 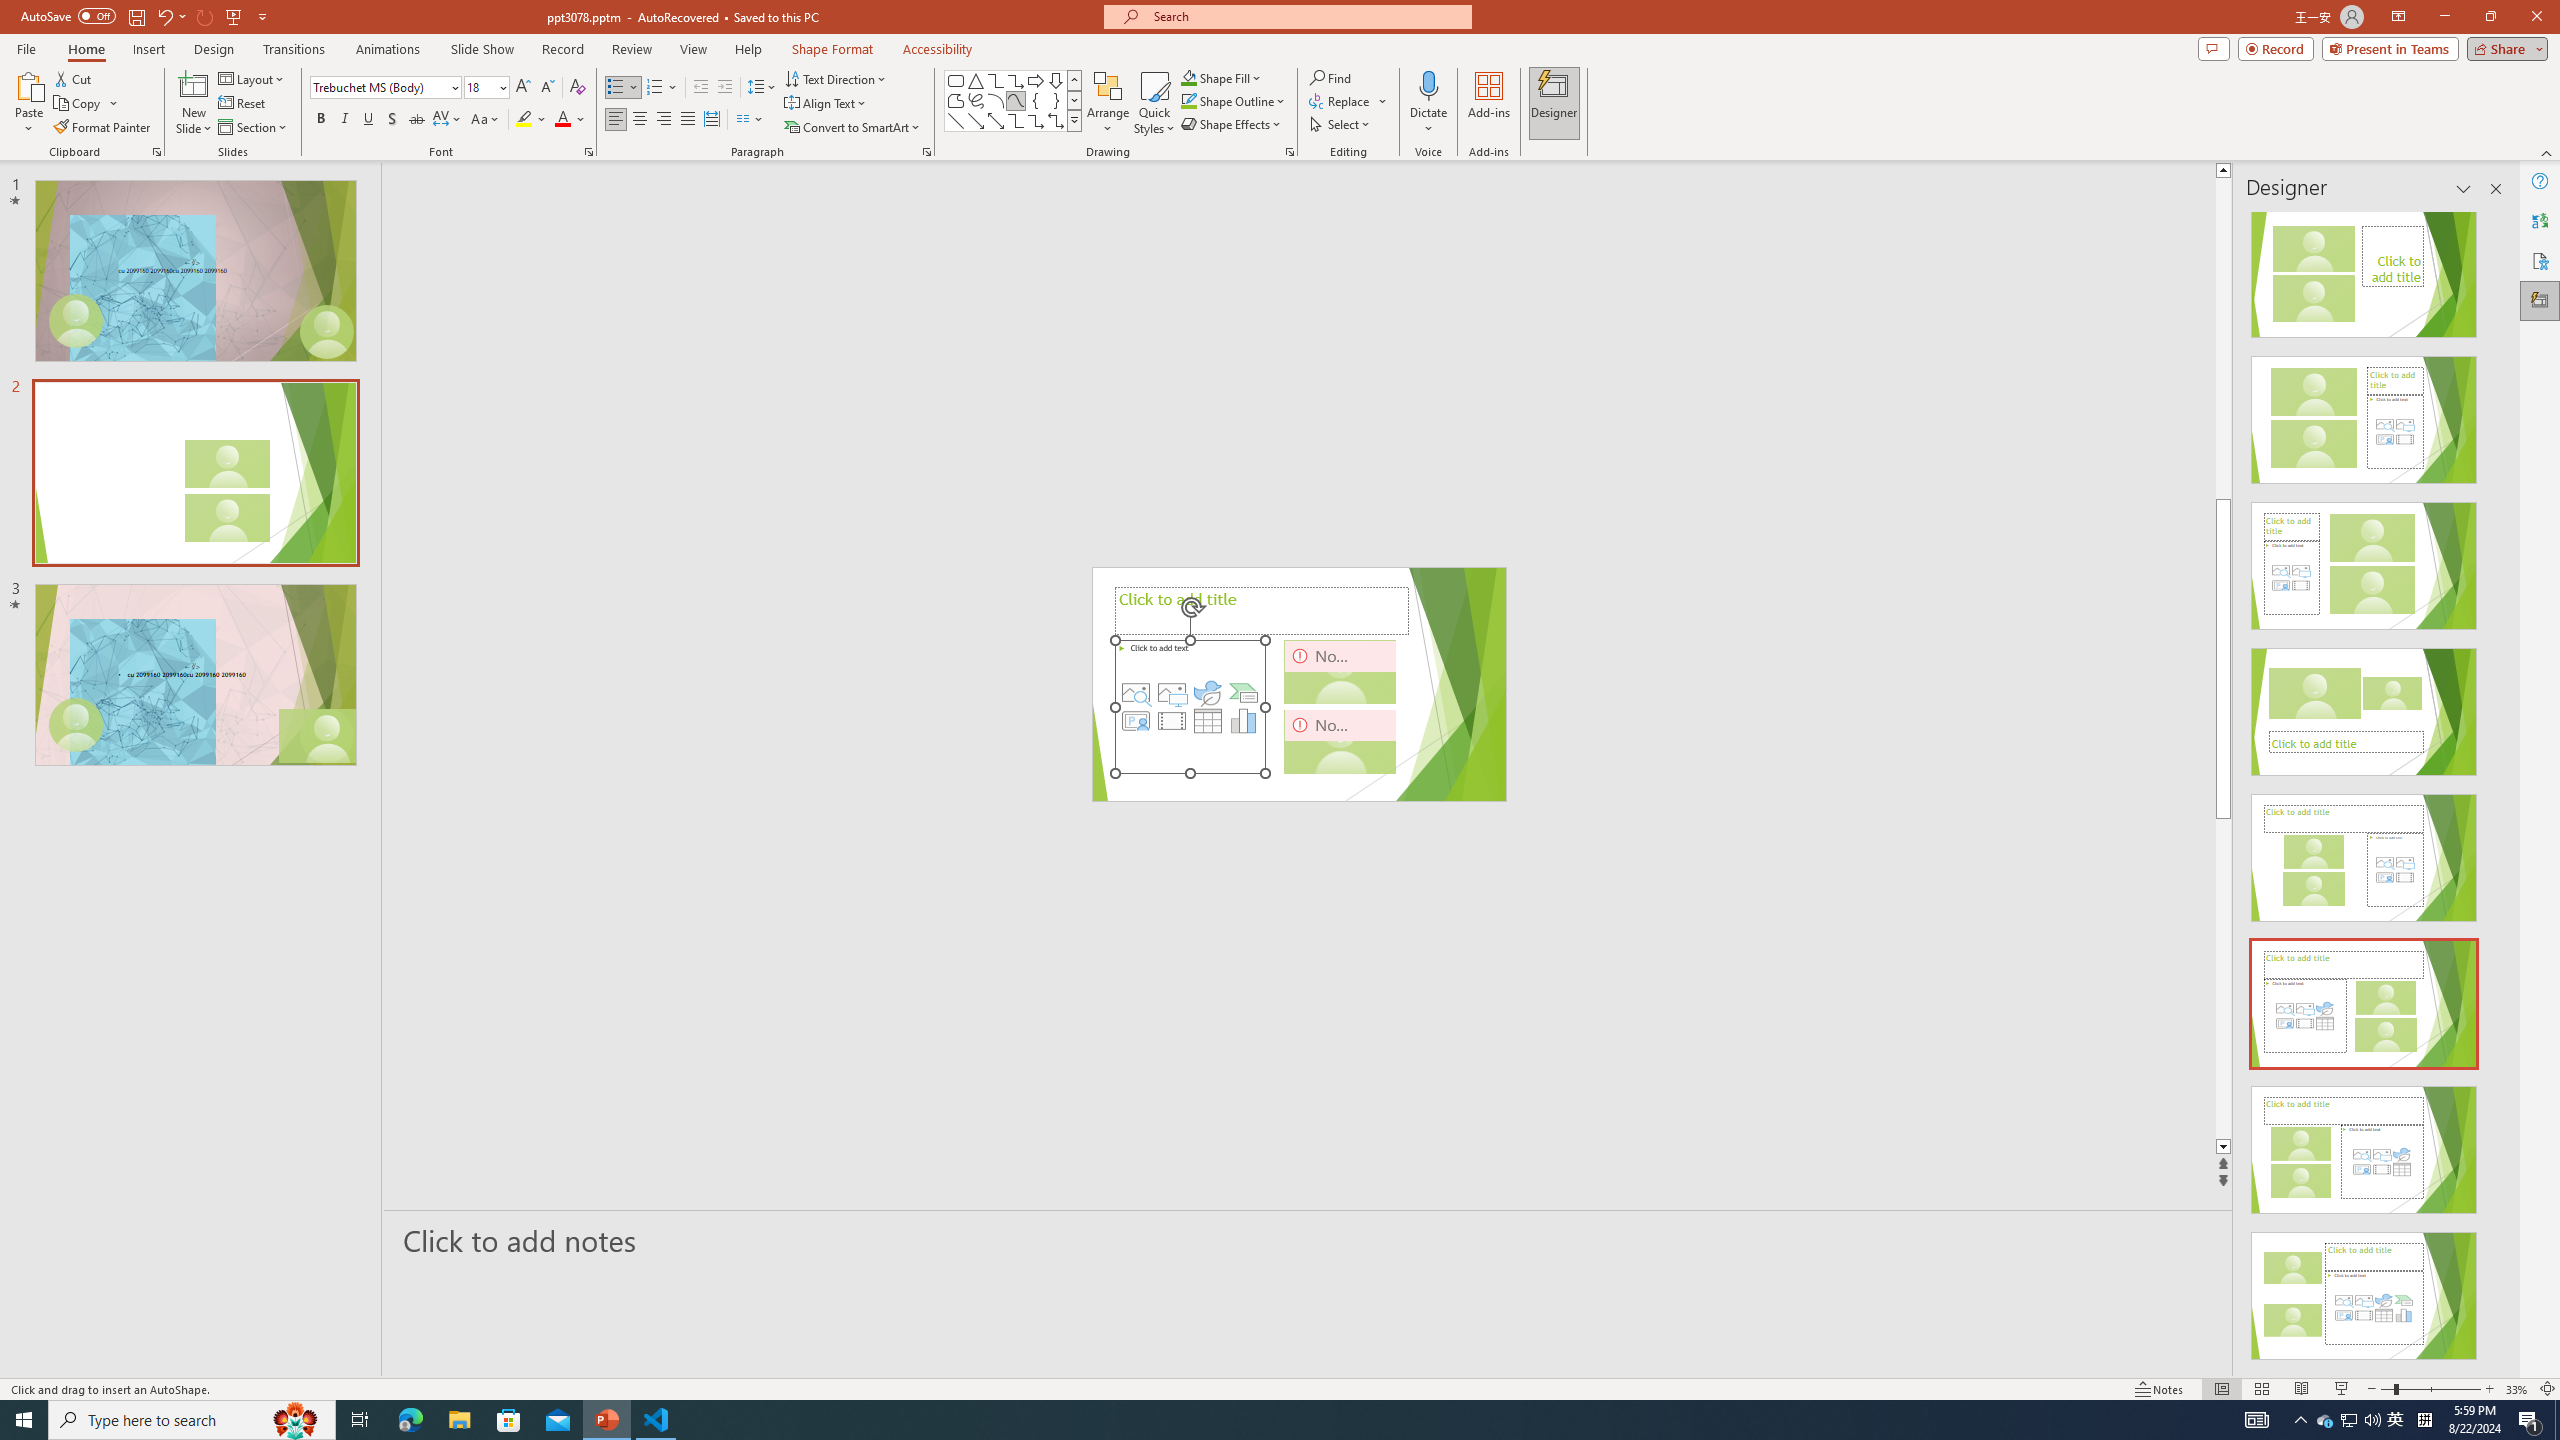 What do you see at coordinates (1189, 99) in the screenshot?
I see `'Shape Outline Green, Accent 1'` at bounding box center [1189, 99].